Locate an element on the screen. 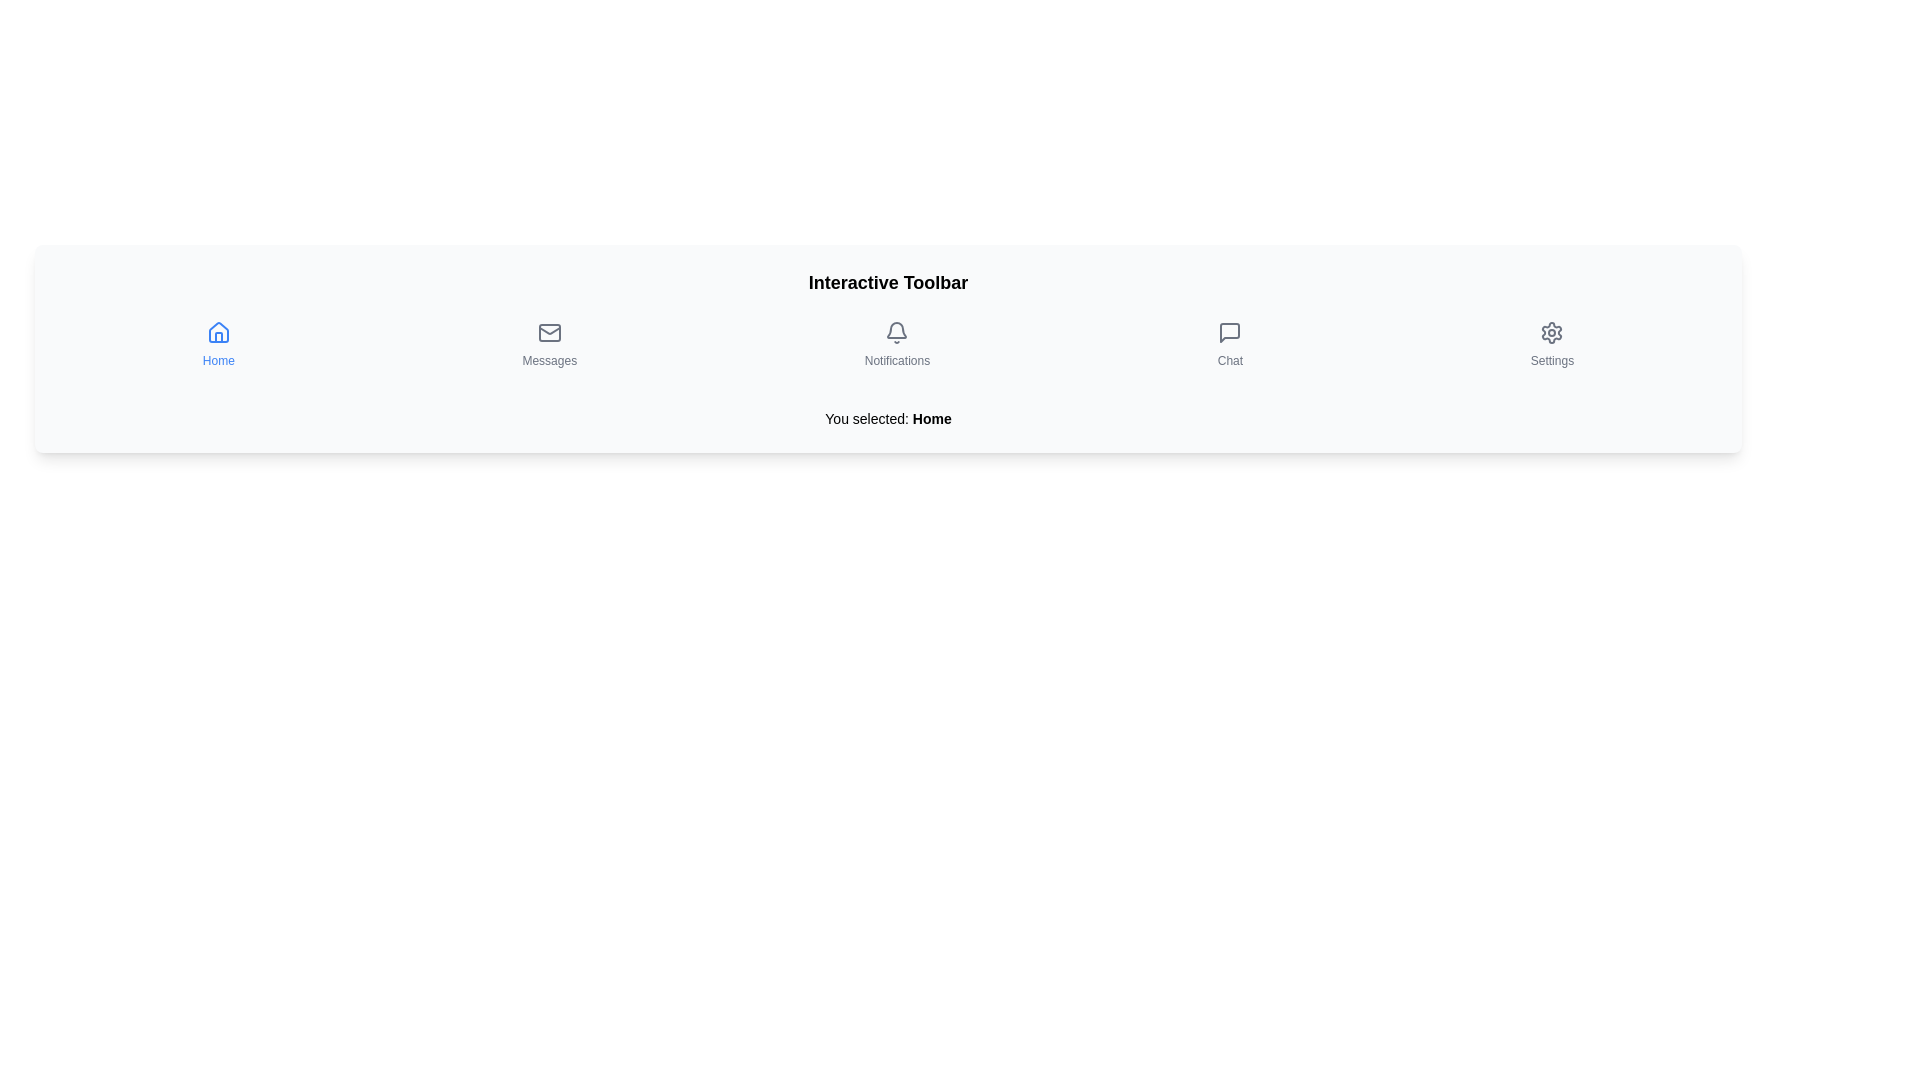 The width and height of the screenshot is (1920, 1080). the Static Text Label displaying 'Notifications', which is located below the bell icon in the toolbar is located at coordinates (896, 361).